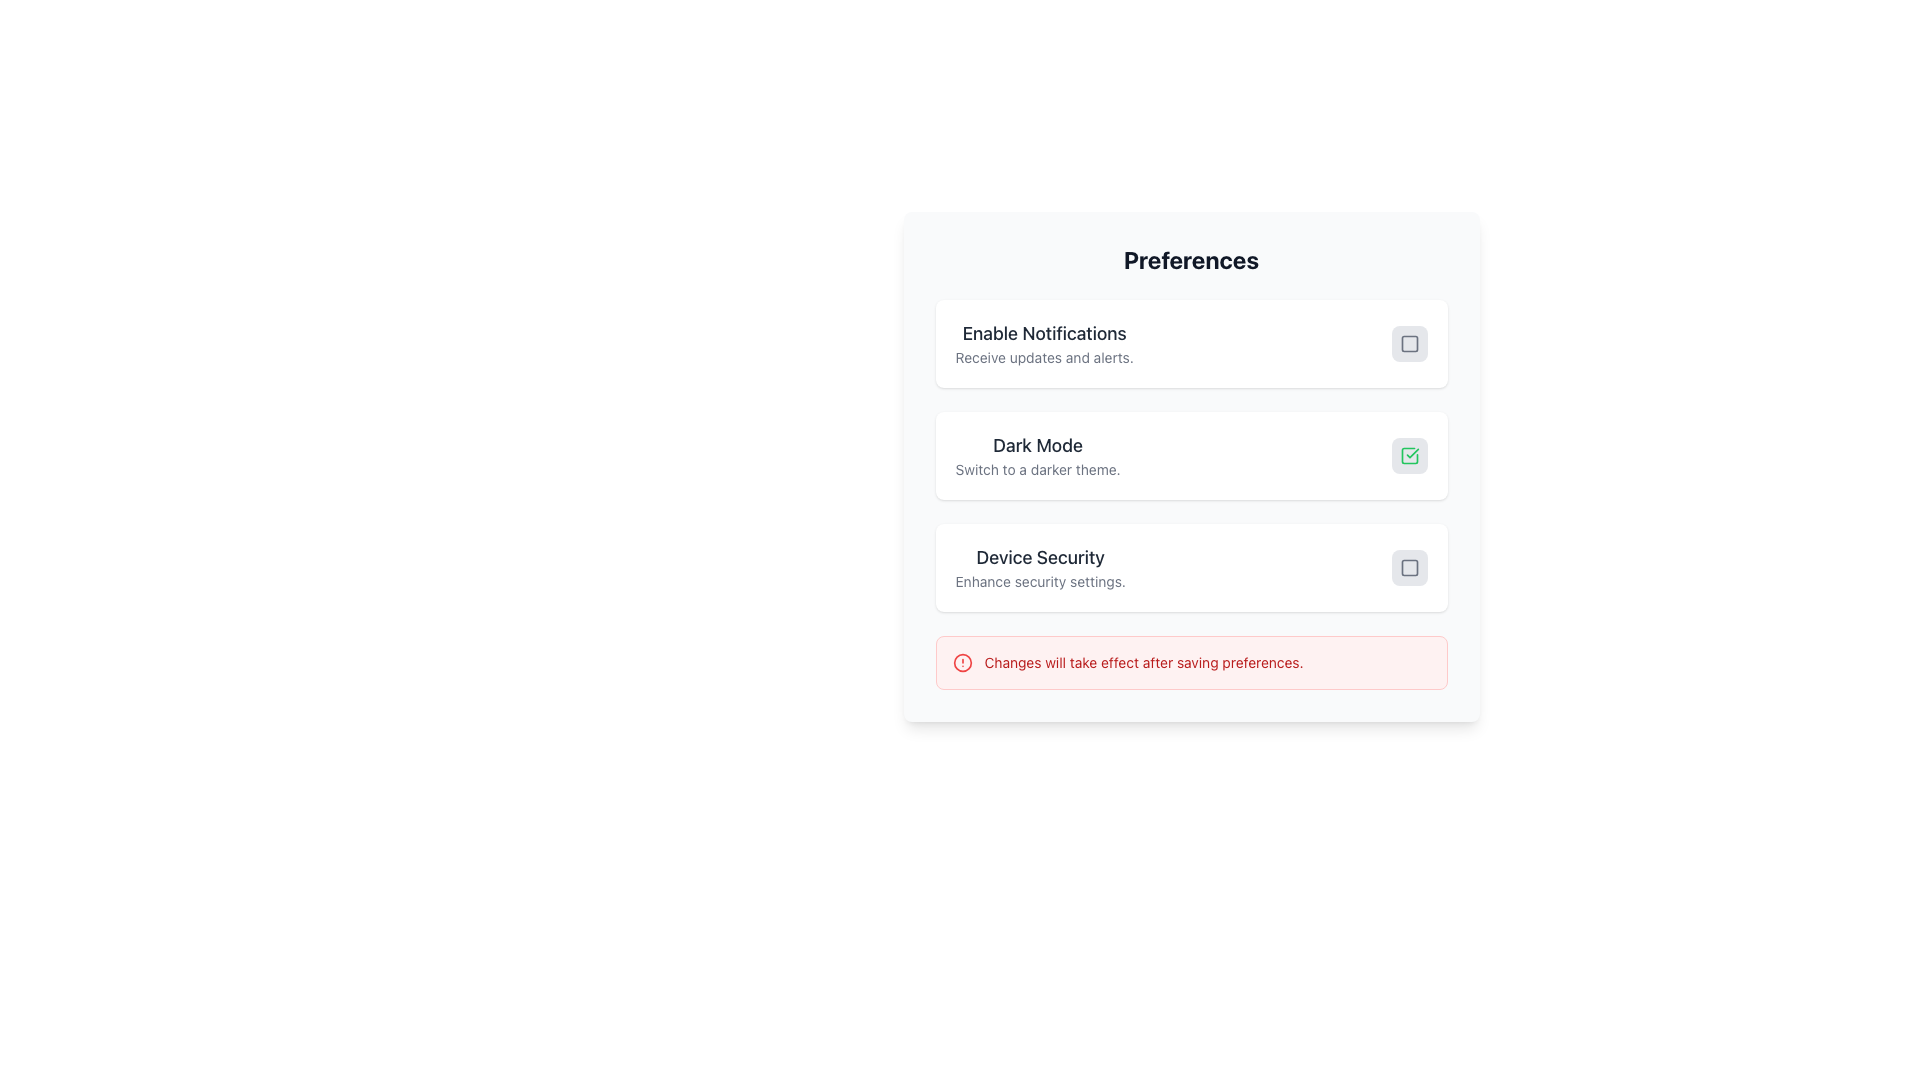 The width and height of the screenshot is (1920, 1080). What do you see at coordinates (1040, 567) in the screenshot?
I see `descriptive text 'Device Security' and 'Enhance security settings.' from the label positioned in the Preferences section of the settings card` at bounding box center [1040, 567].